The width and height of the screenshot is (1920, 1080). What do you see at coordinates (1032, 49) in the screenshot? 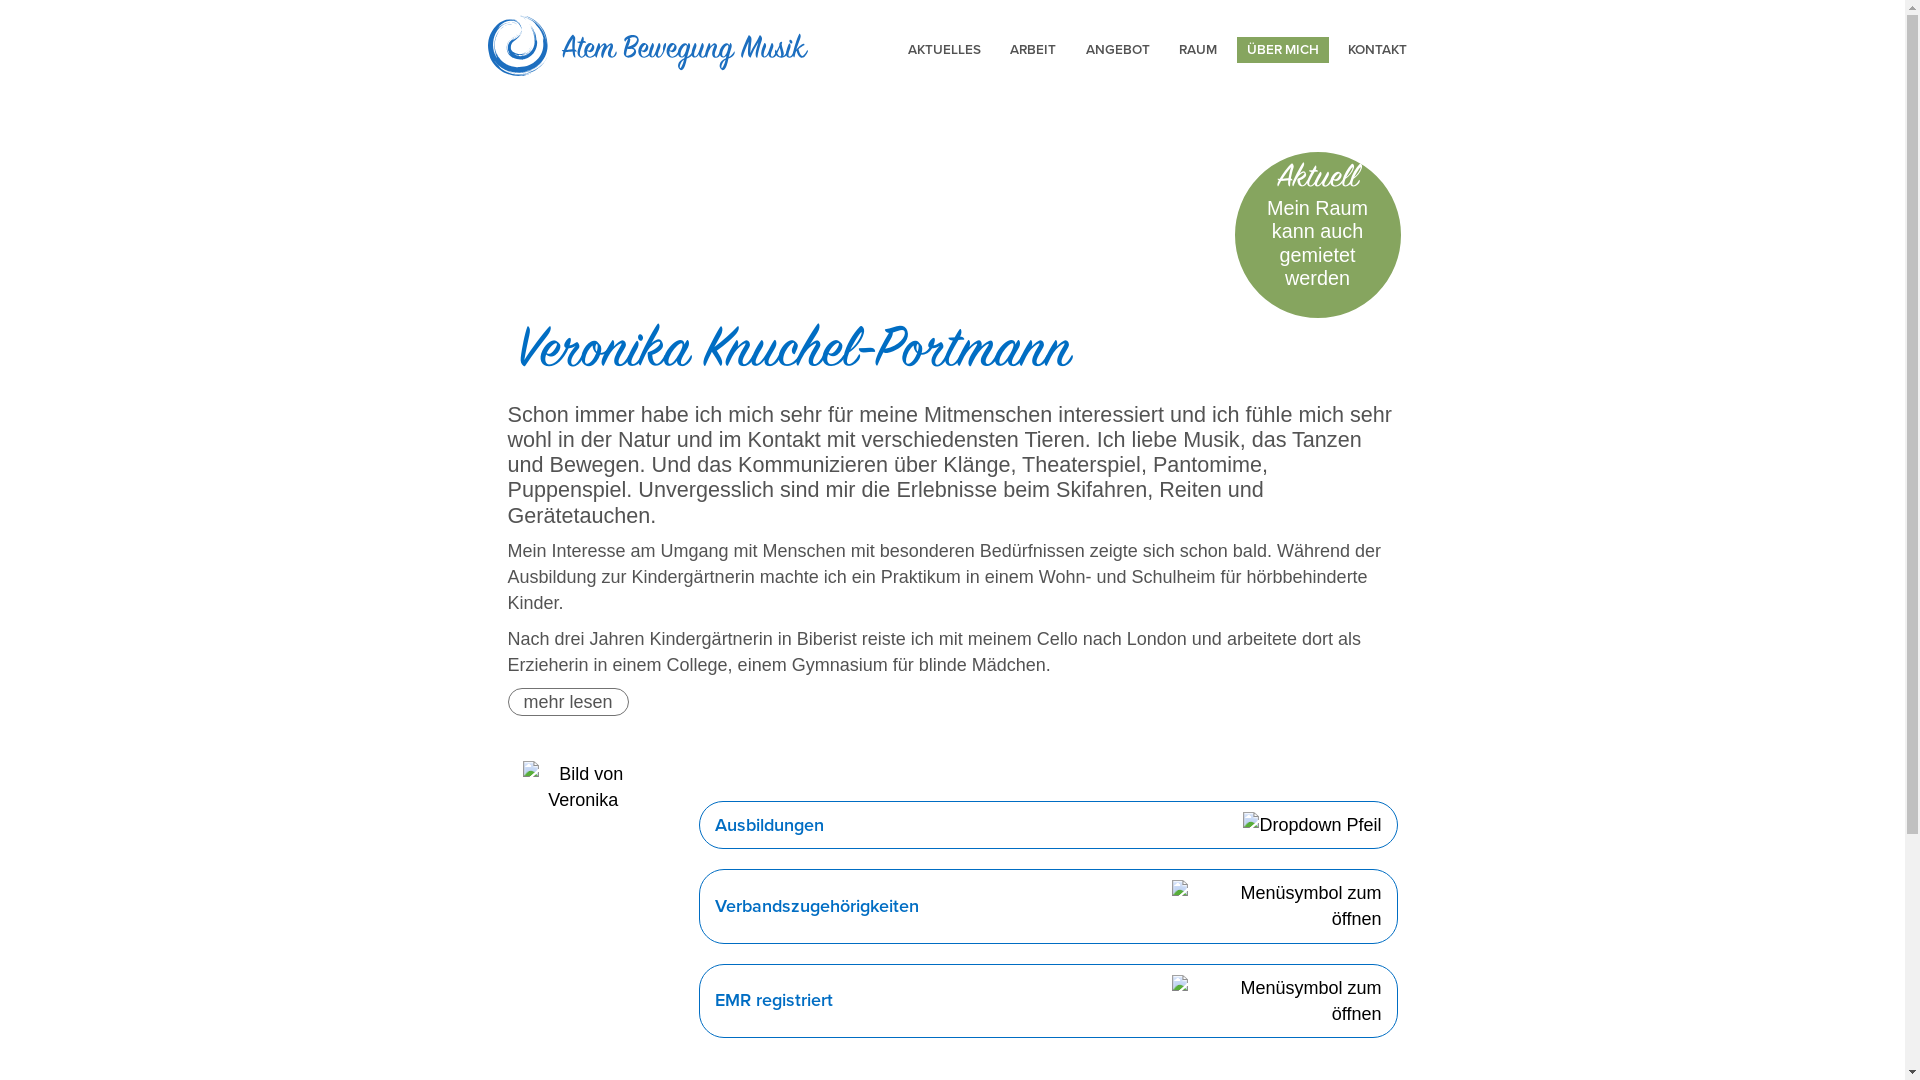
I see `'ARBEIT'` at bounding box center [1032, 49].